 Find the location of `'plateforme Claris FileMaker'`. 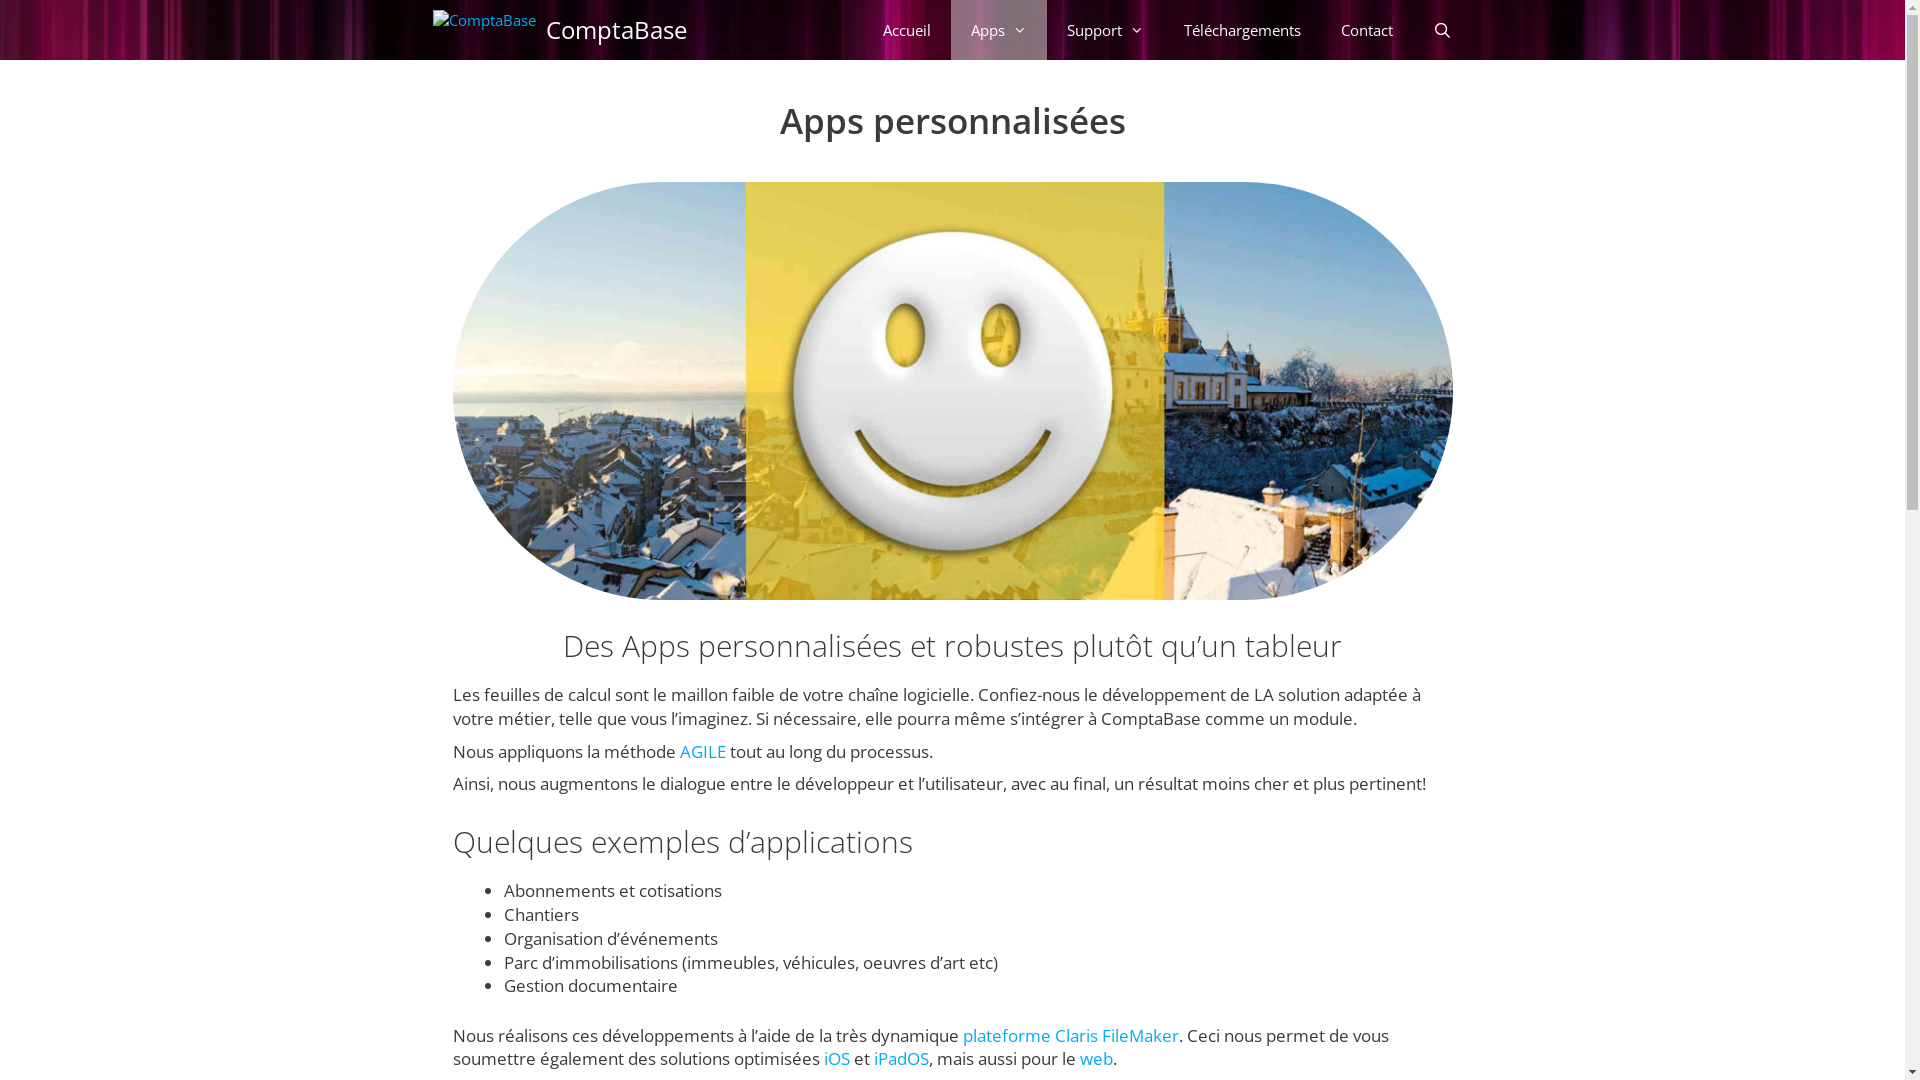

'plateforme Claris FileMaker' is located at coordinates (1069, 1035).